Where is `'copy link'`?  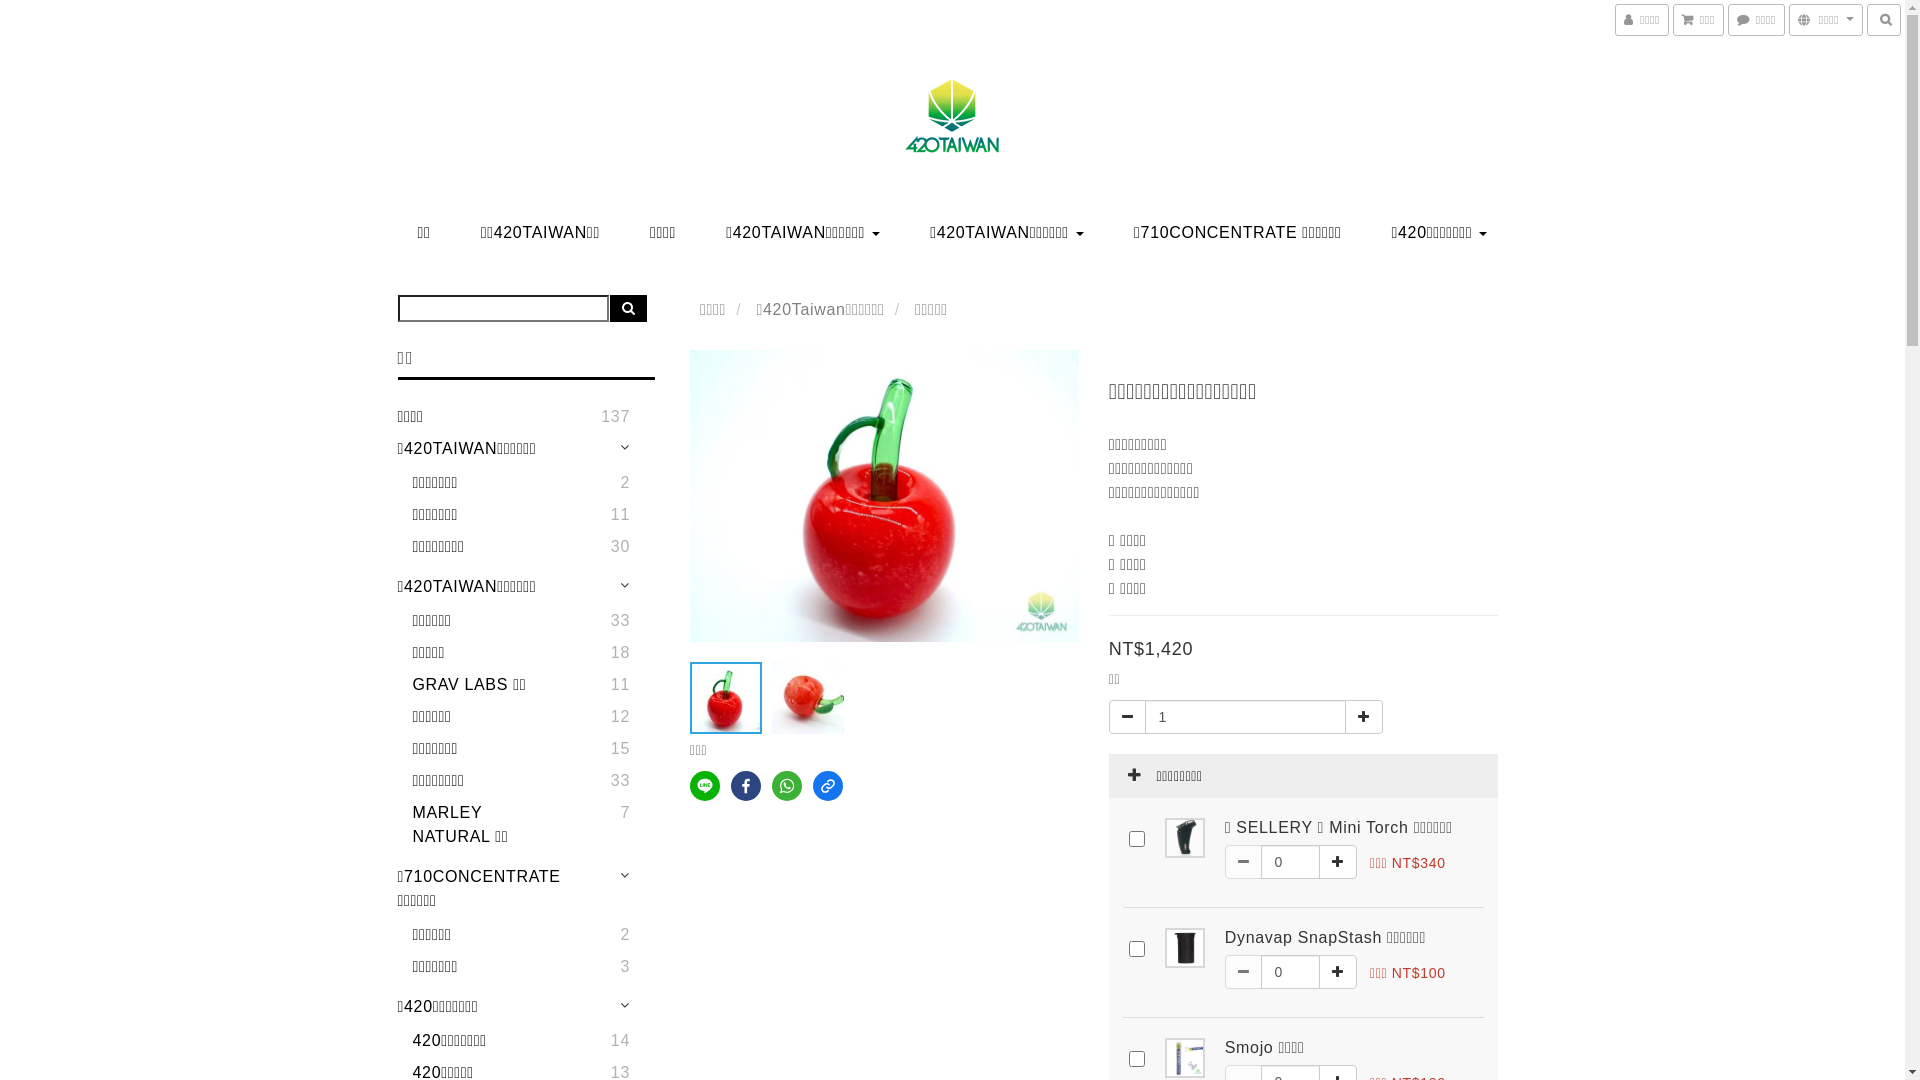 'copy link' is located at coordinates (828, 785).